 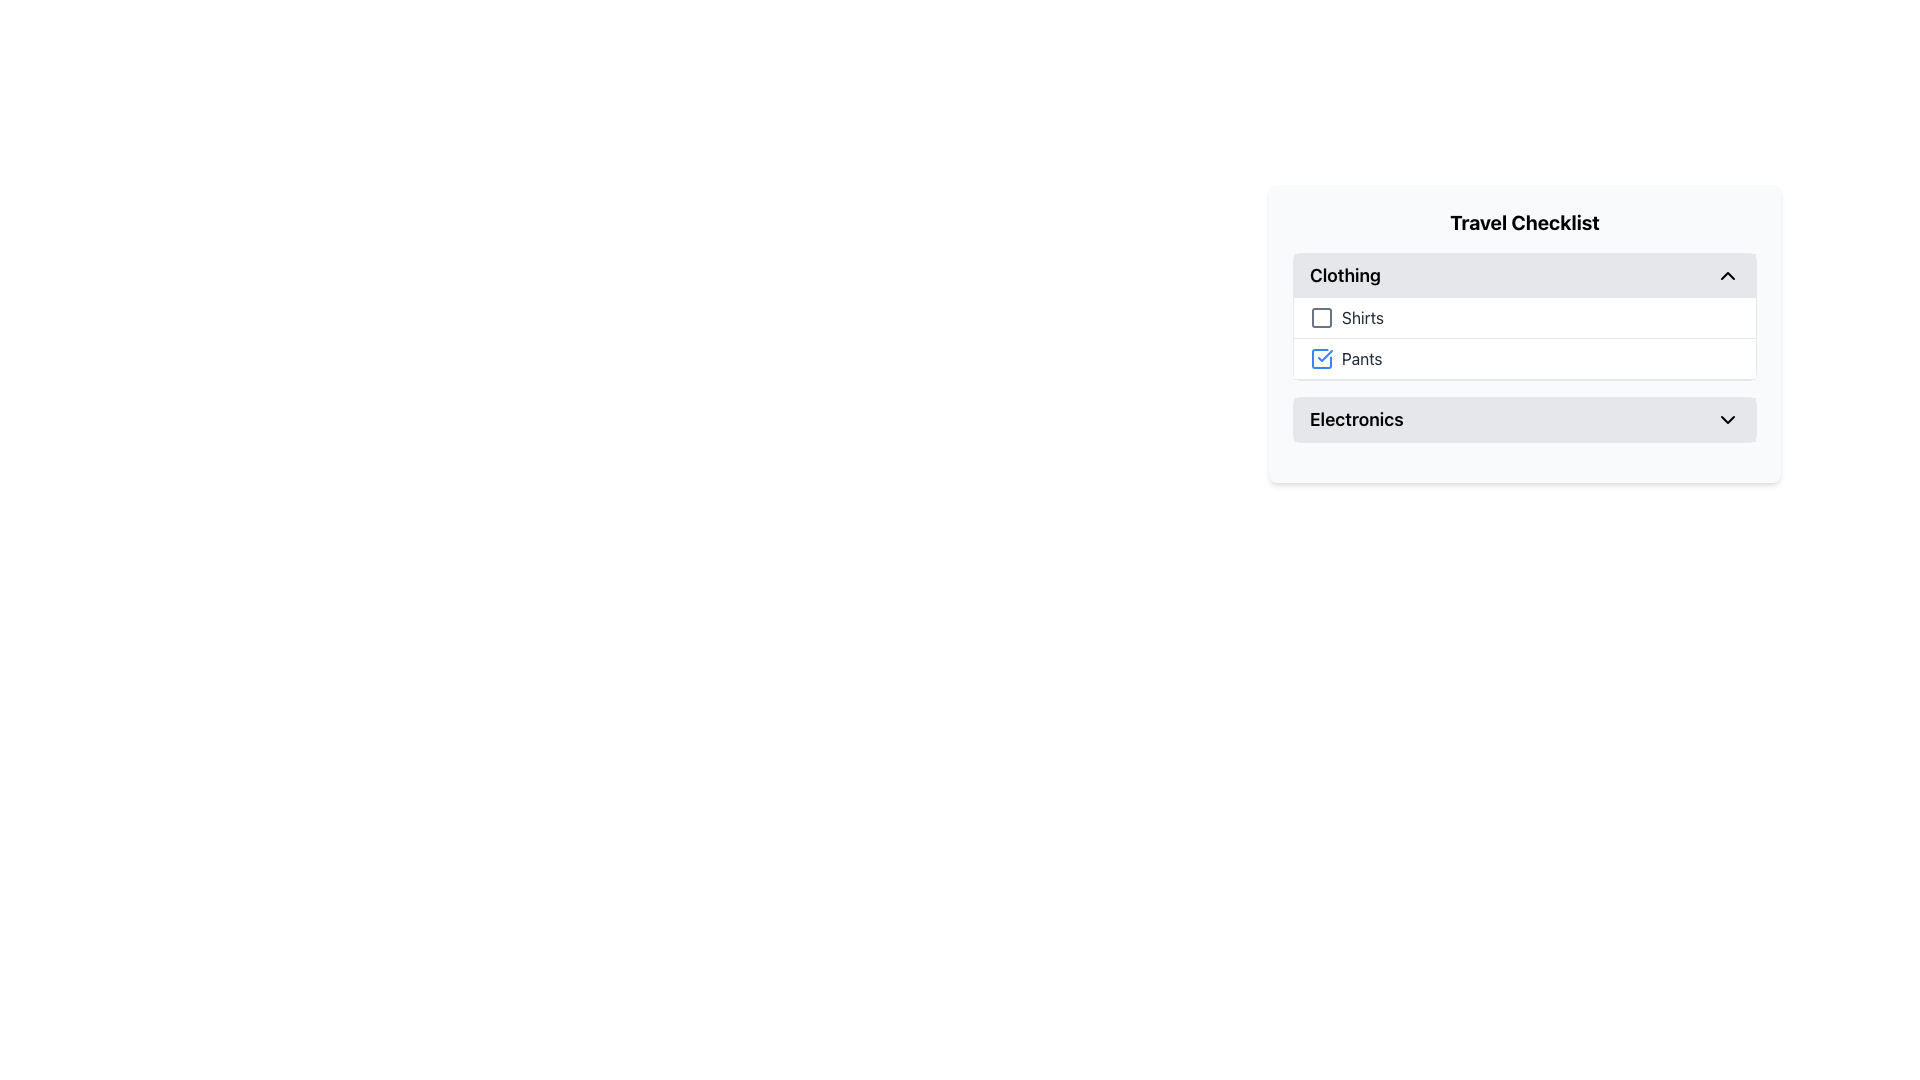 What do you see at coordinates (1524, 338) in the screenshot?
I see `the toggle items in the Clothing section of the Travel Checklist, specifically the unchecked 'Shirts' and checked 'Pants' items, to observe any potential color change or tooltip display` at bounding box center [1524, 338].